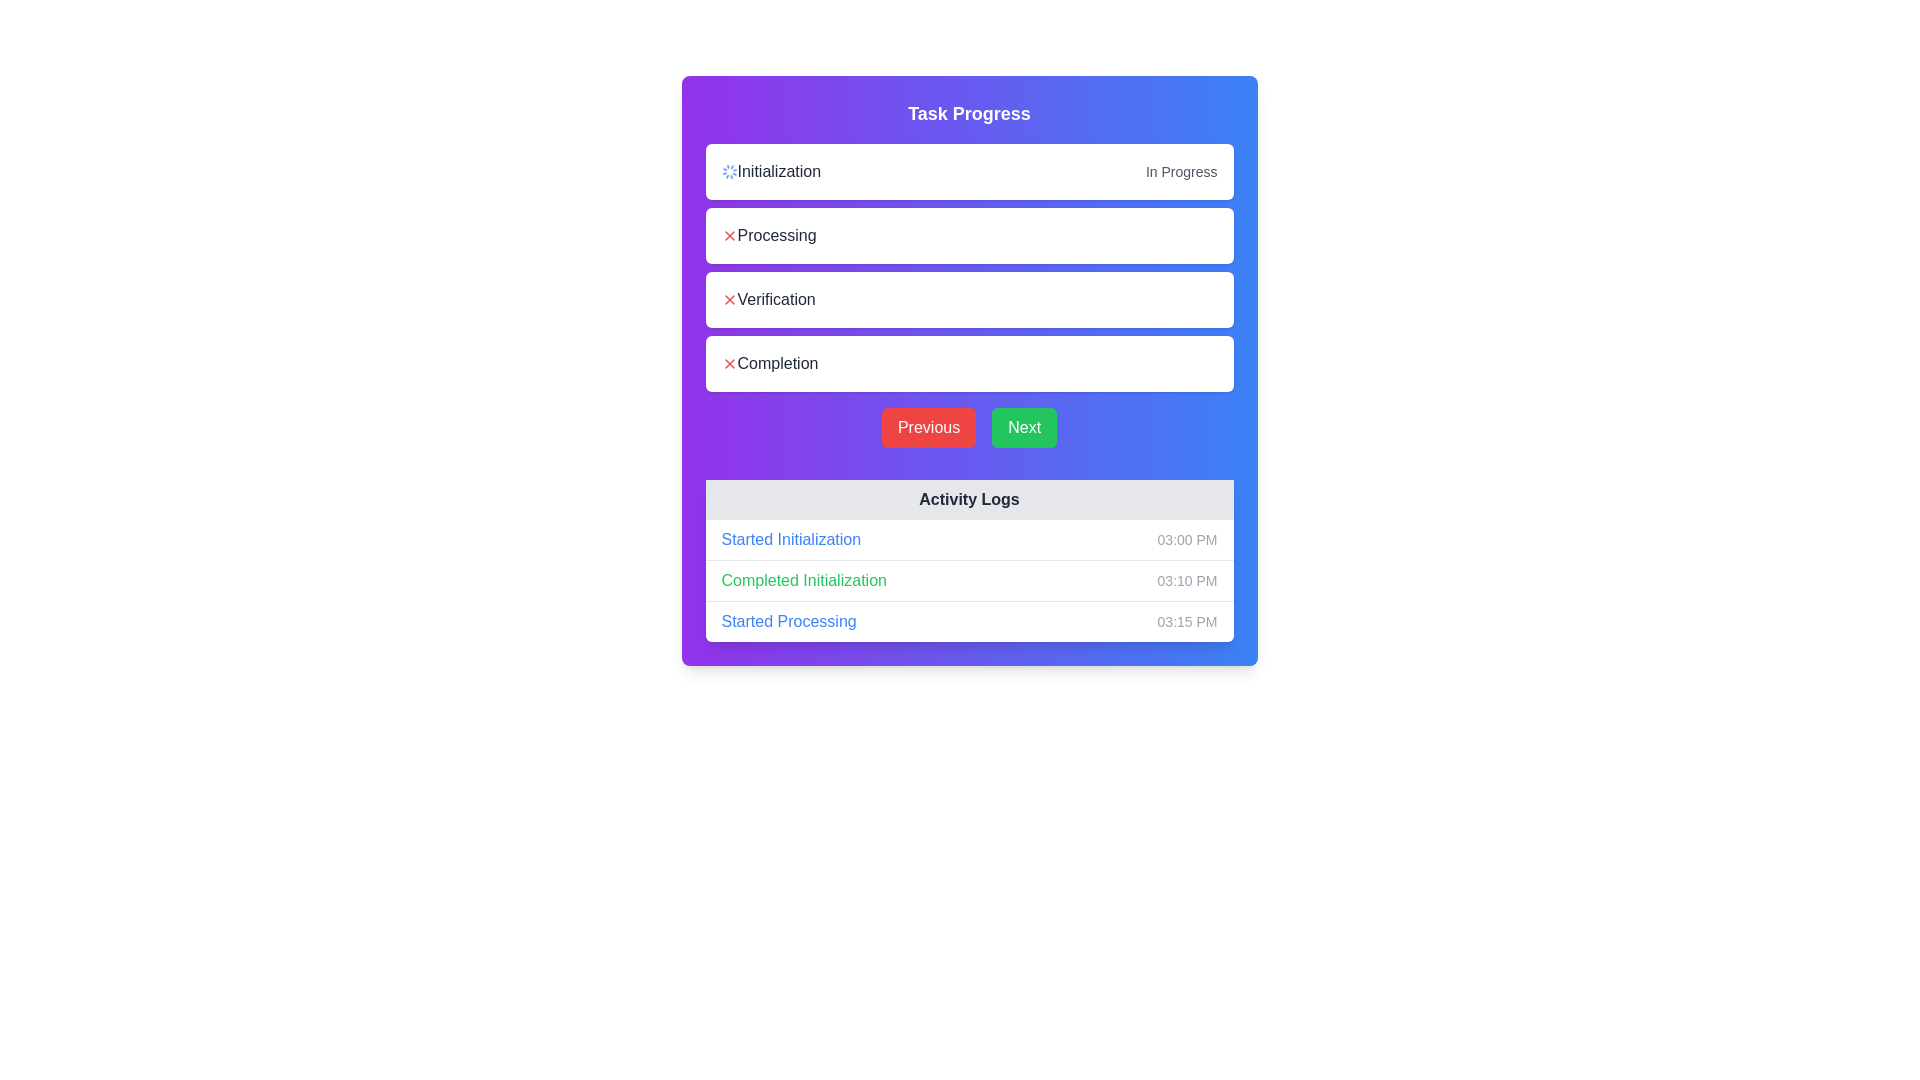 The image size is (1920, 1080). Describe the element at coordinates (969, 114) in the screenshot. I see `header text that serves as the title for the task progress tracking section, positioned at the top of a card-like structure with a gradient background` at that location.